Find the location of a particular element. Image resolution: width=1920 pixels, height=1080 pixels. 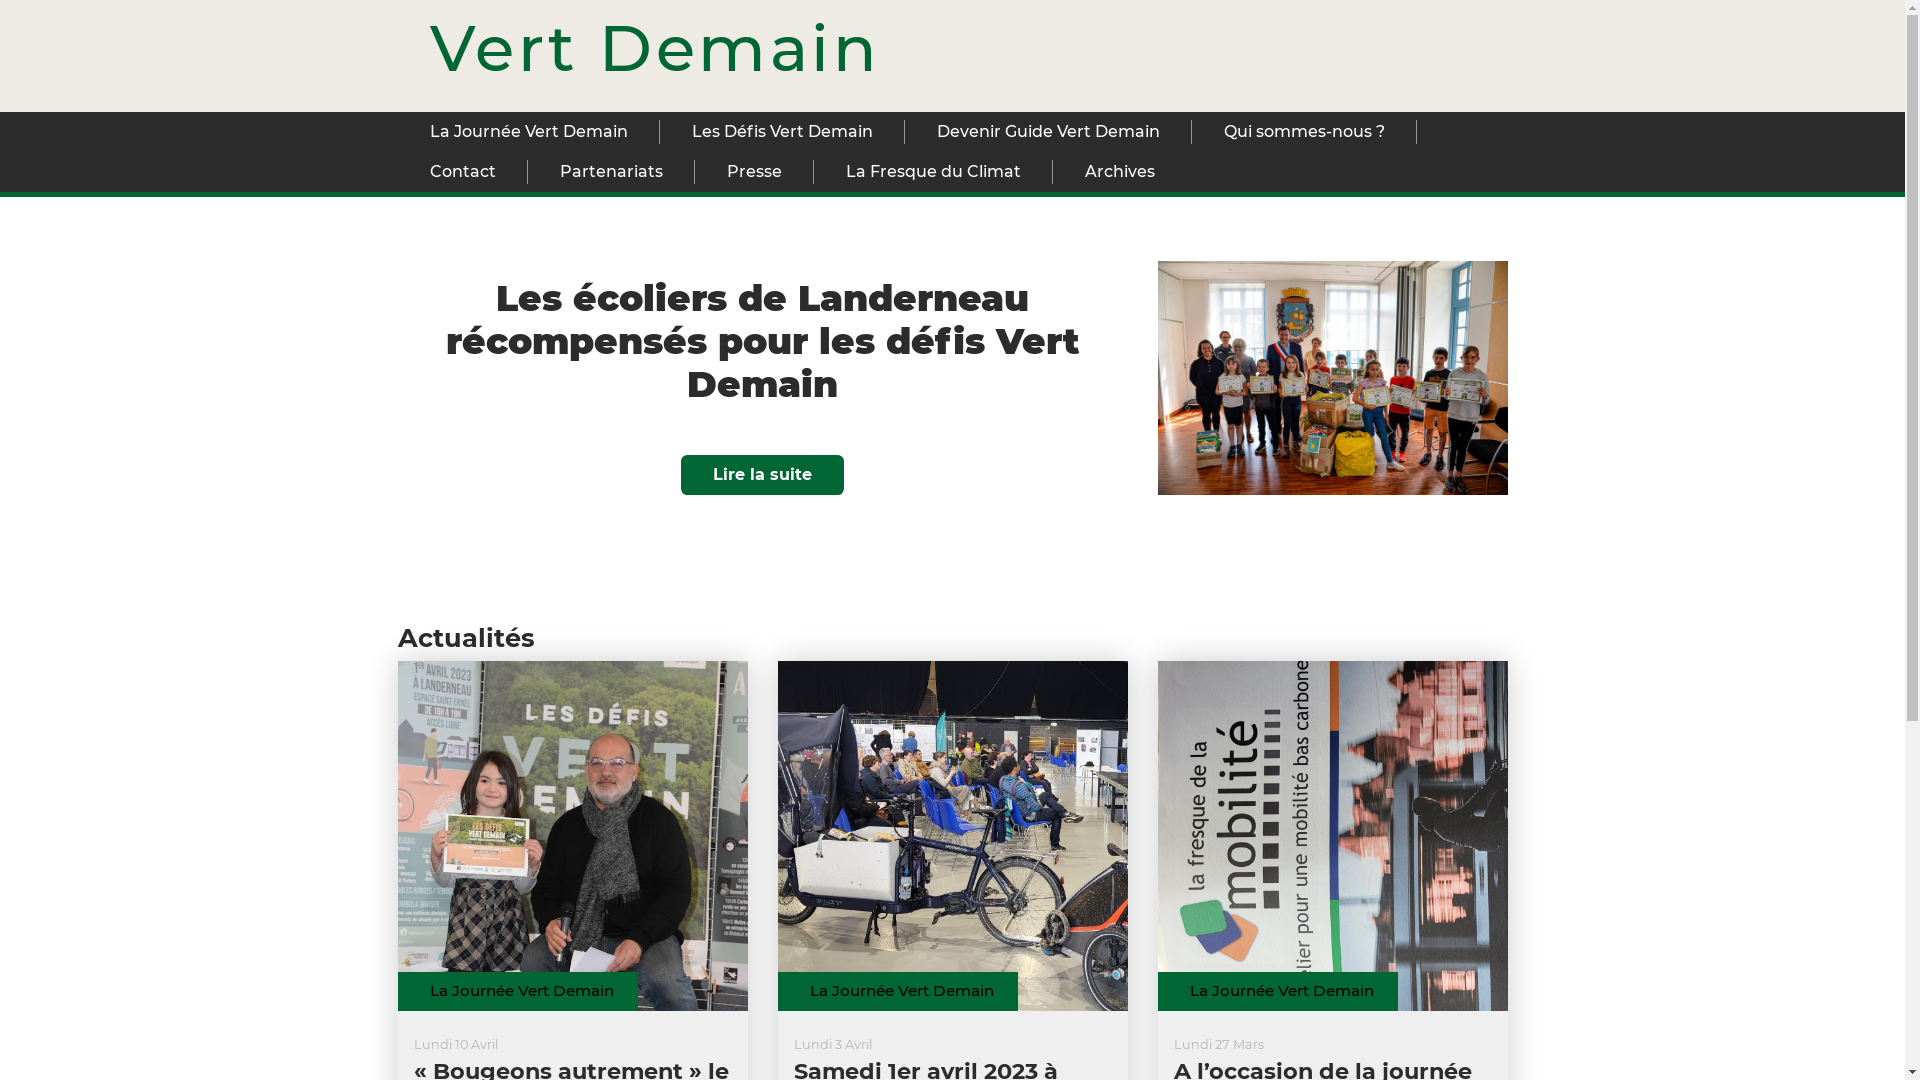

'Contact' is located at coordinates (398, 171).